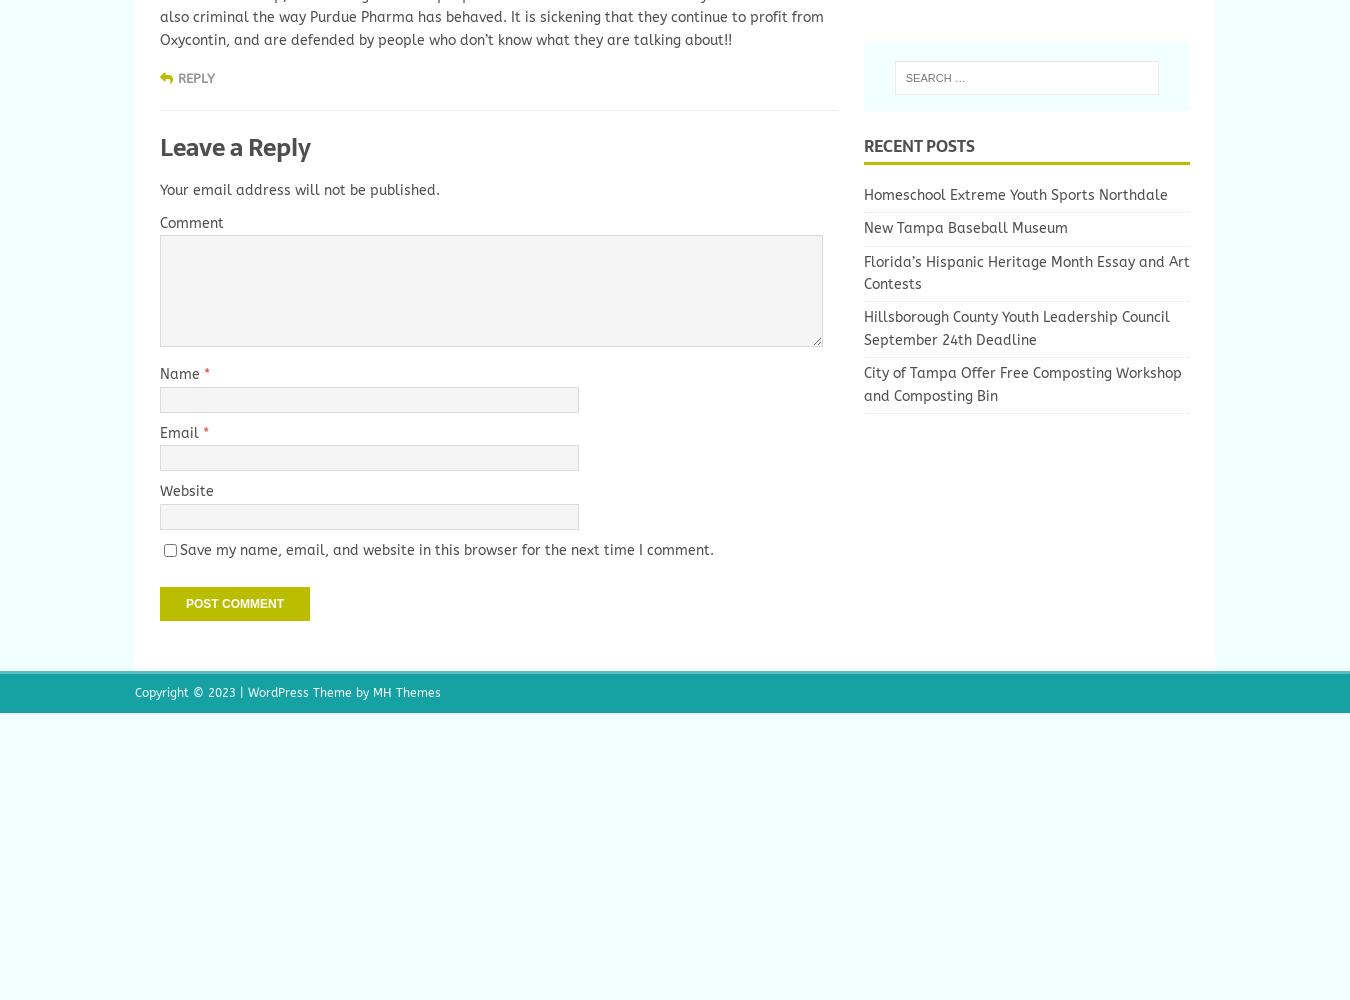  I want to click on 'Leave a Reply', so click(234, 147).